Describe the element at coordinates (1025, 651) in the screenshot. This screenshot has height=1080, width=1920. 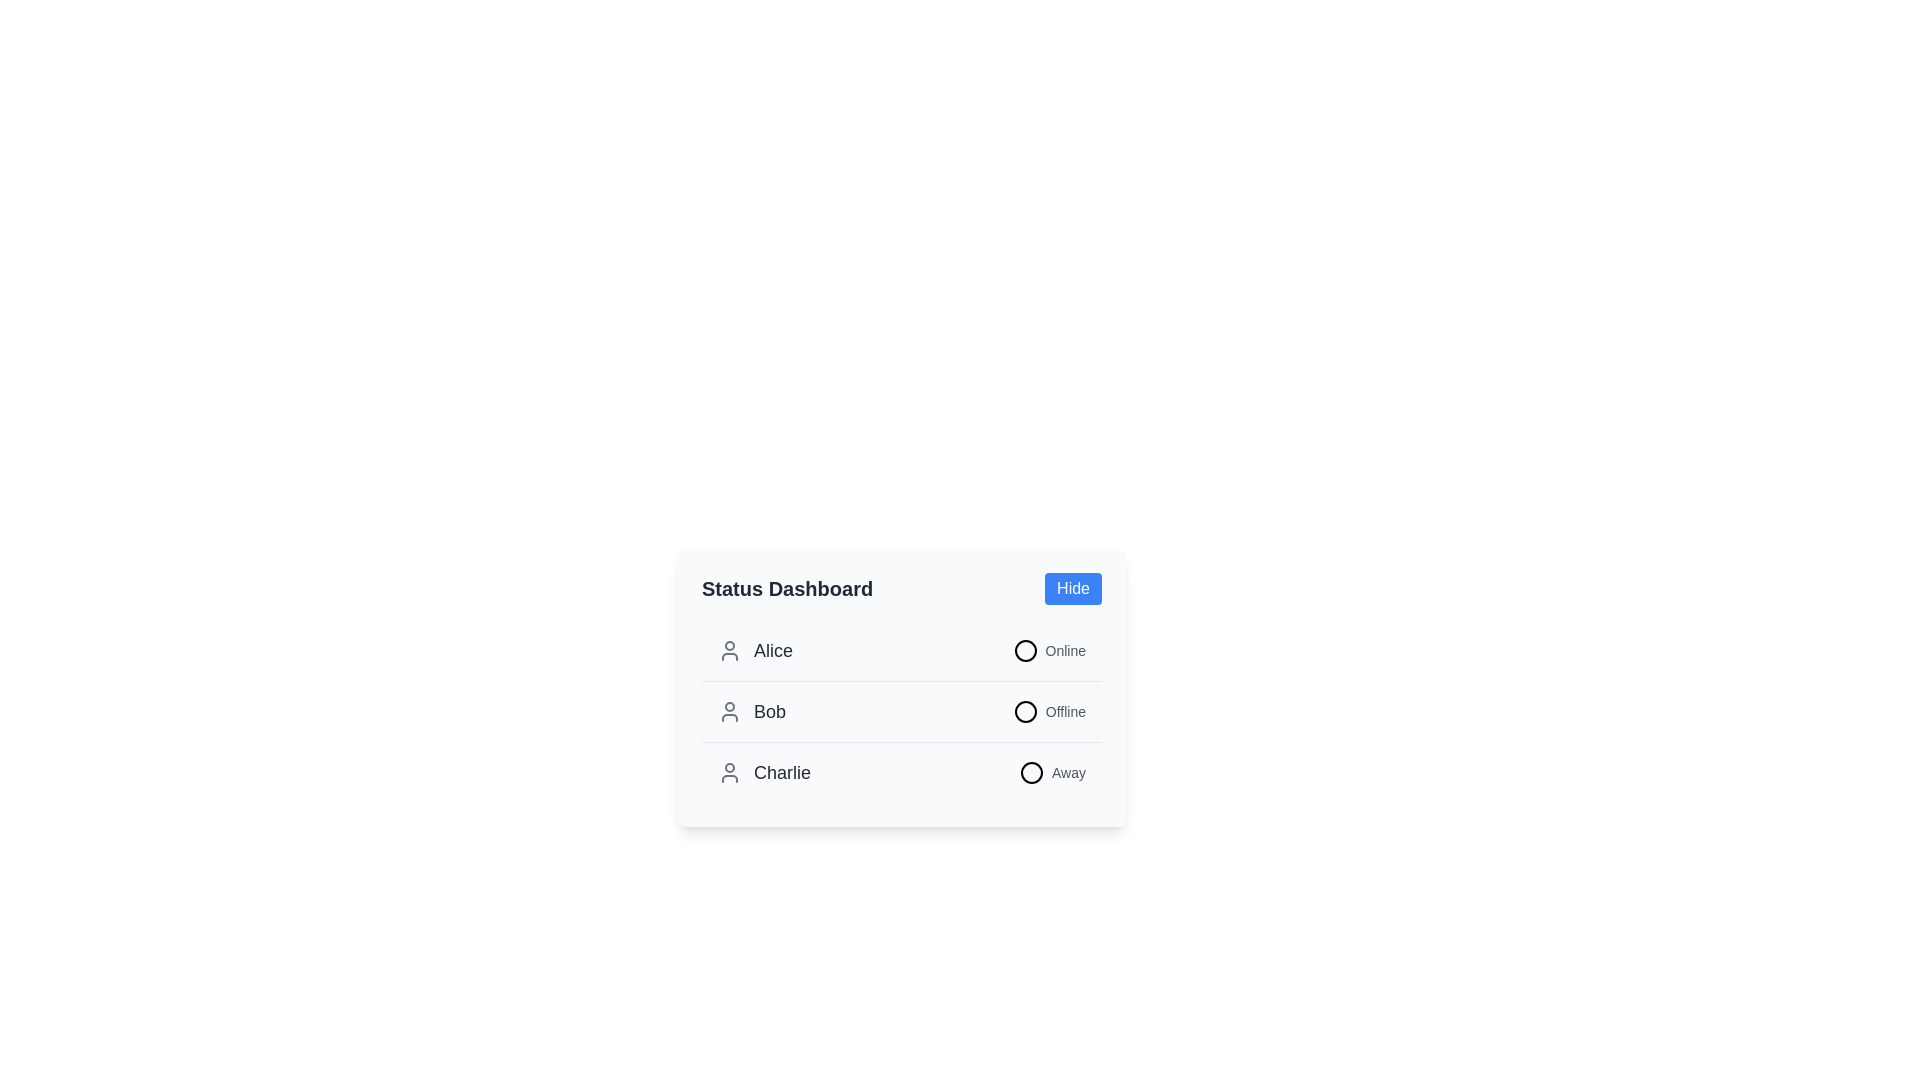
I see `the circular status icon with a black border and white-filled center located in the 'Status Dashboard' next to 'Alice' and preceding the 'Online' status text` at that location.